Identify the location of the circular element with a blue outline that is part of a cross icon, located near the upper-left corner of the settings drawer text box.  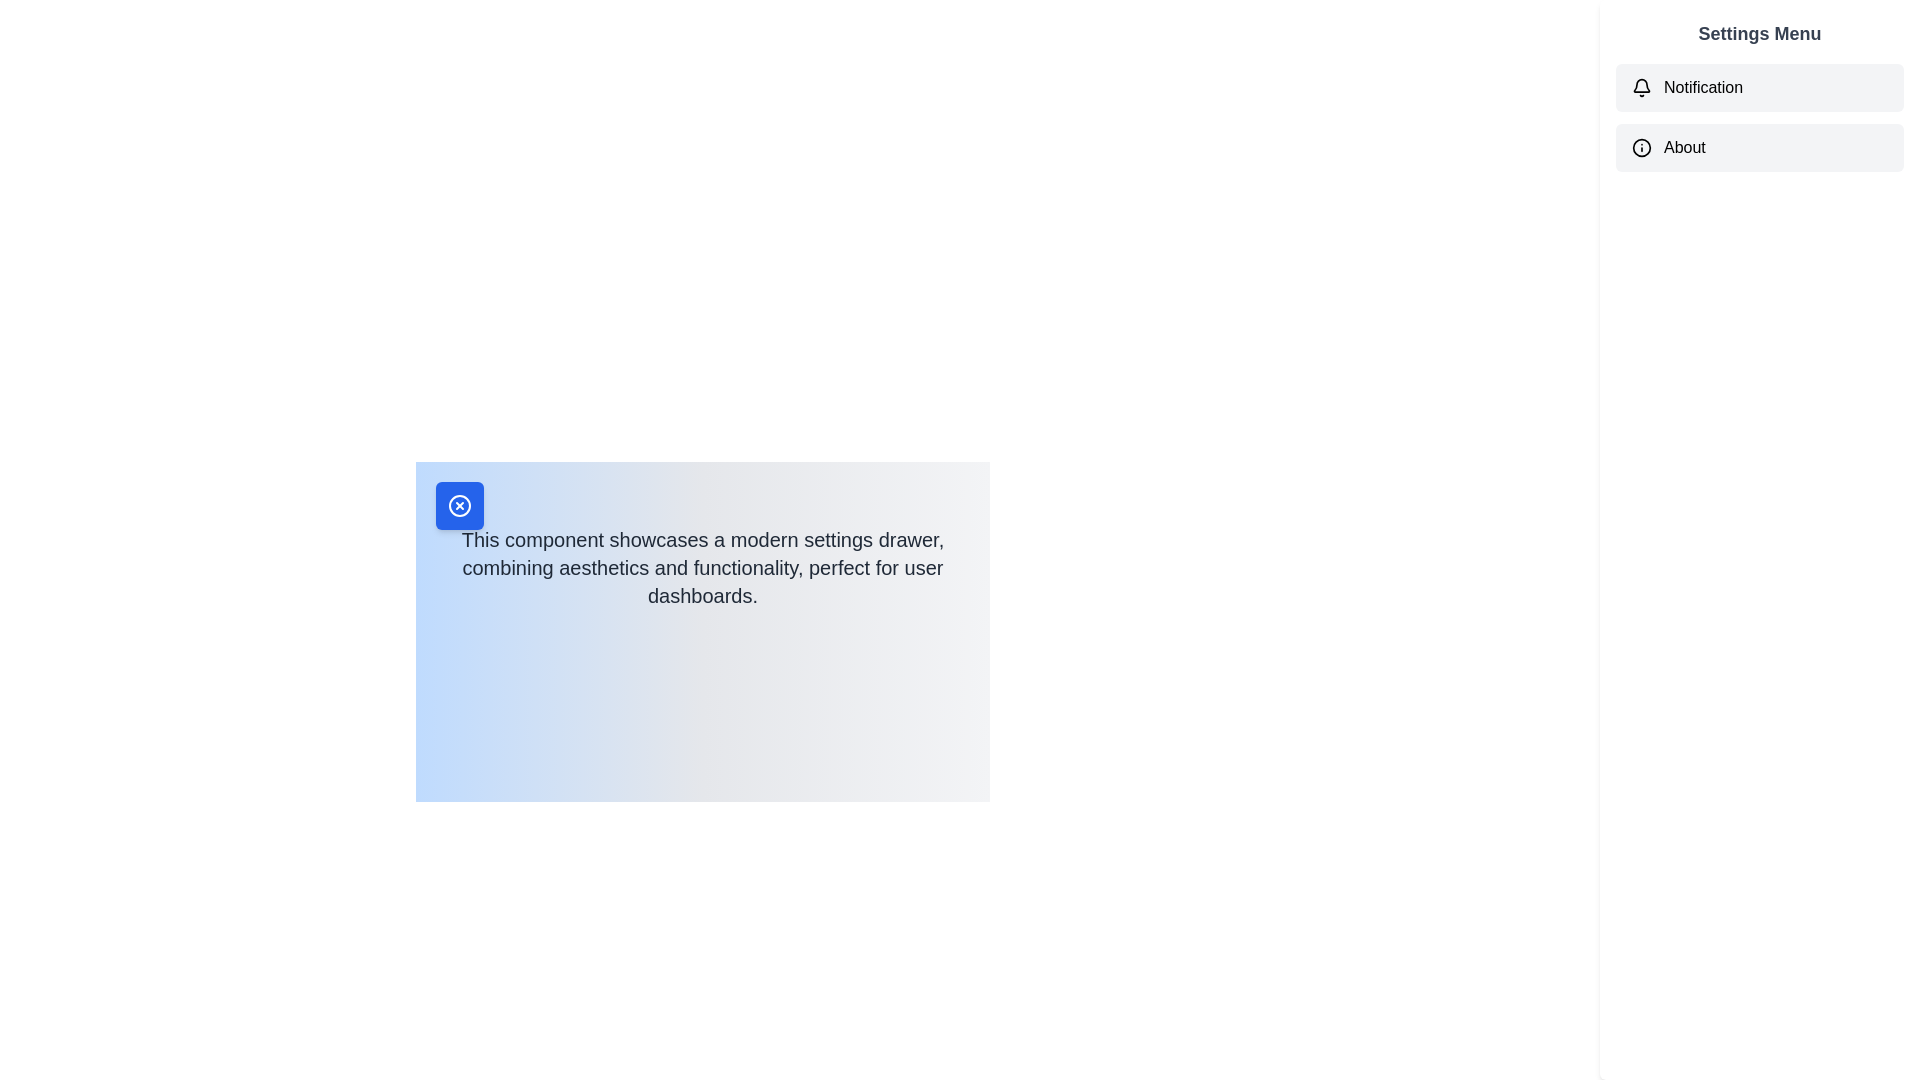
(459, 504).